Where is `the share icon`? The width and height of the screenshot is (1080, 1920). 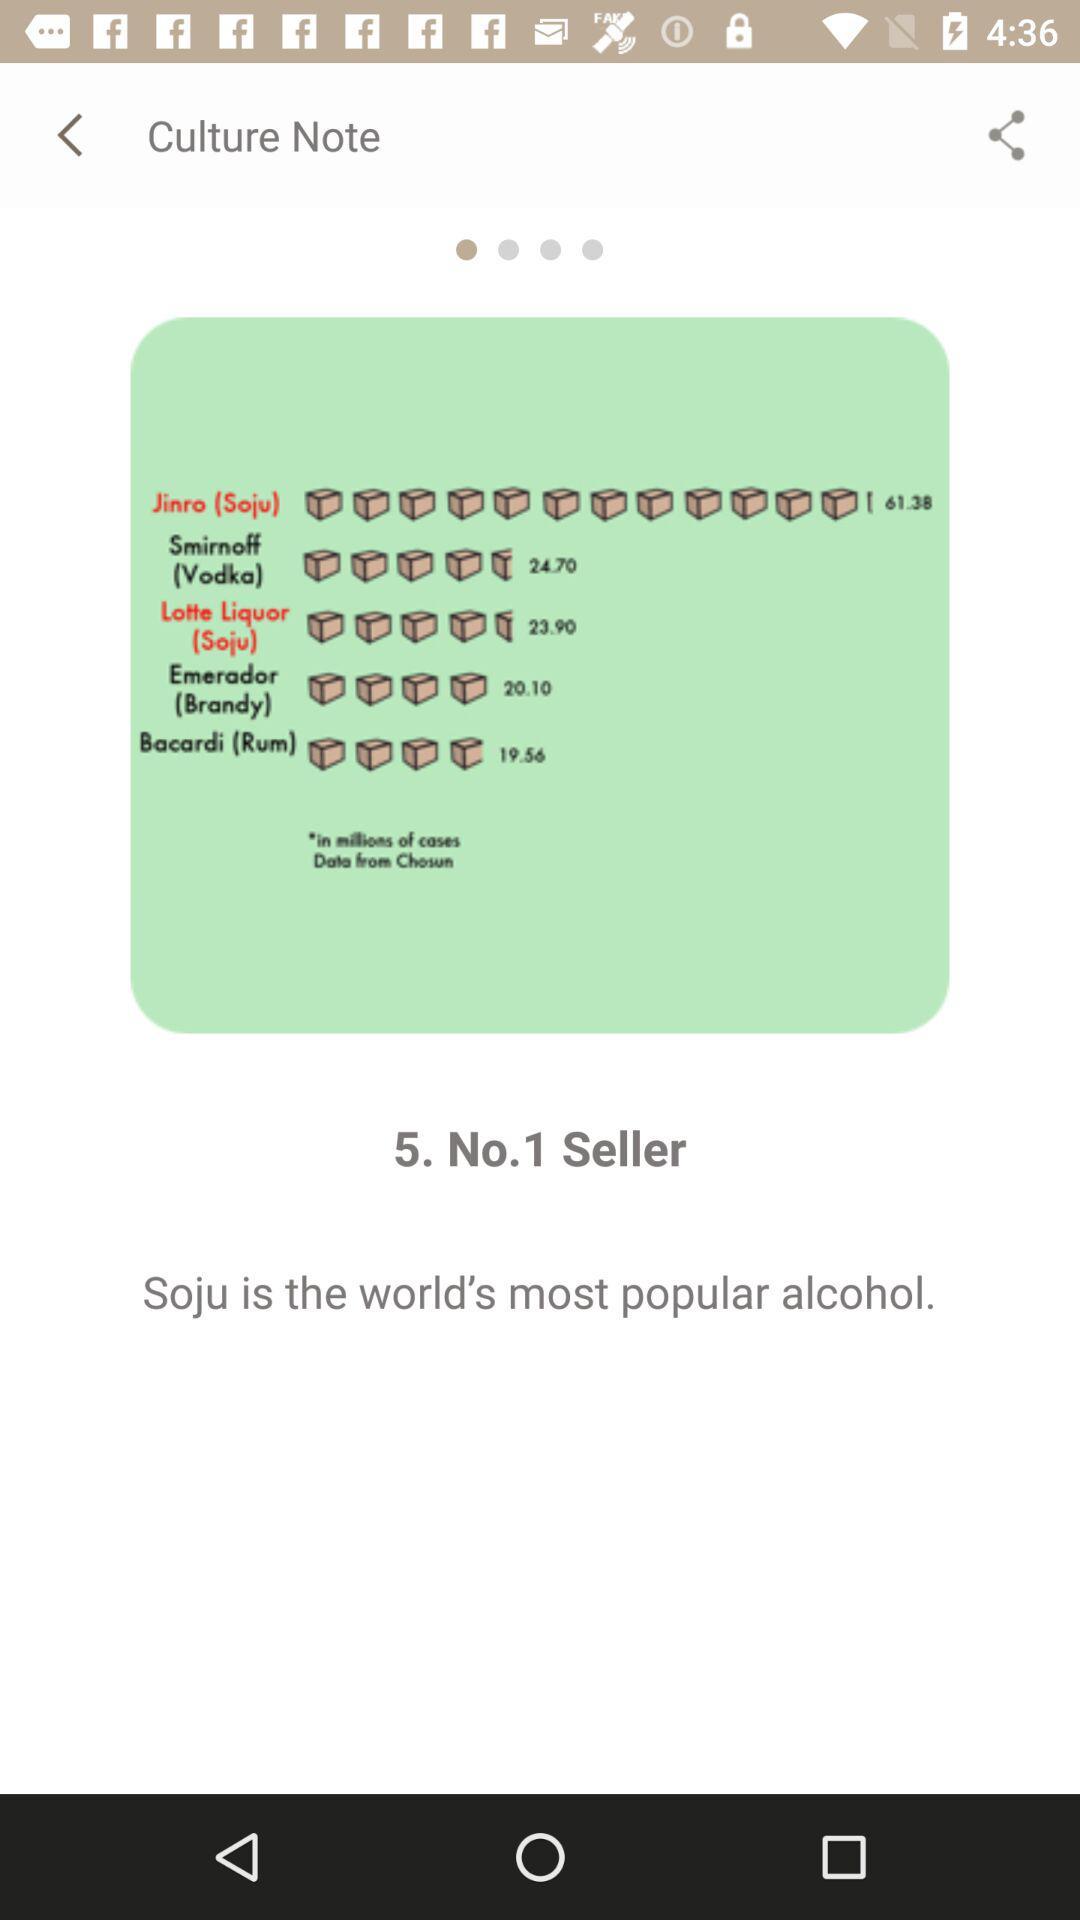
the share icon is located at coordinates (1006, 133).